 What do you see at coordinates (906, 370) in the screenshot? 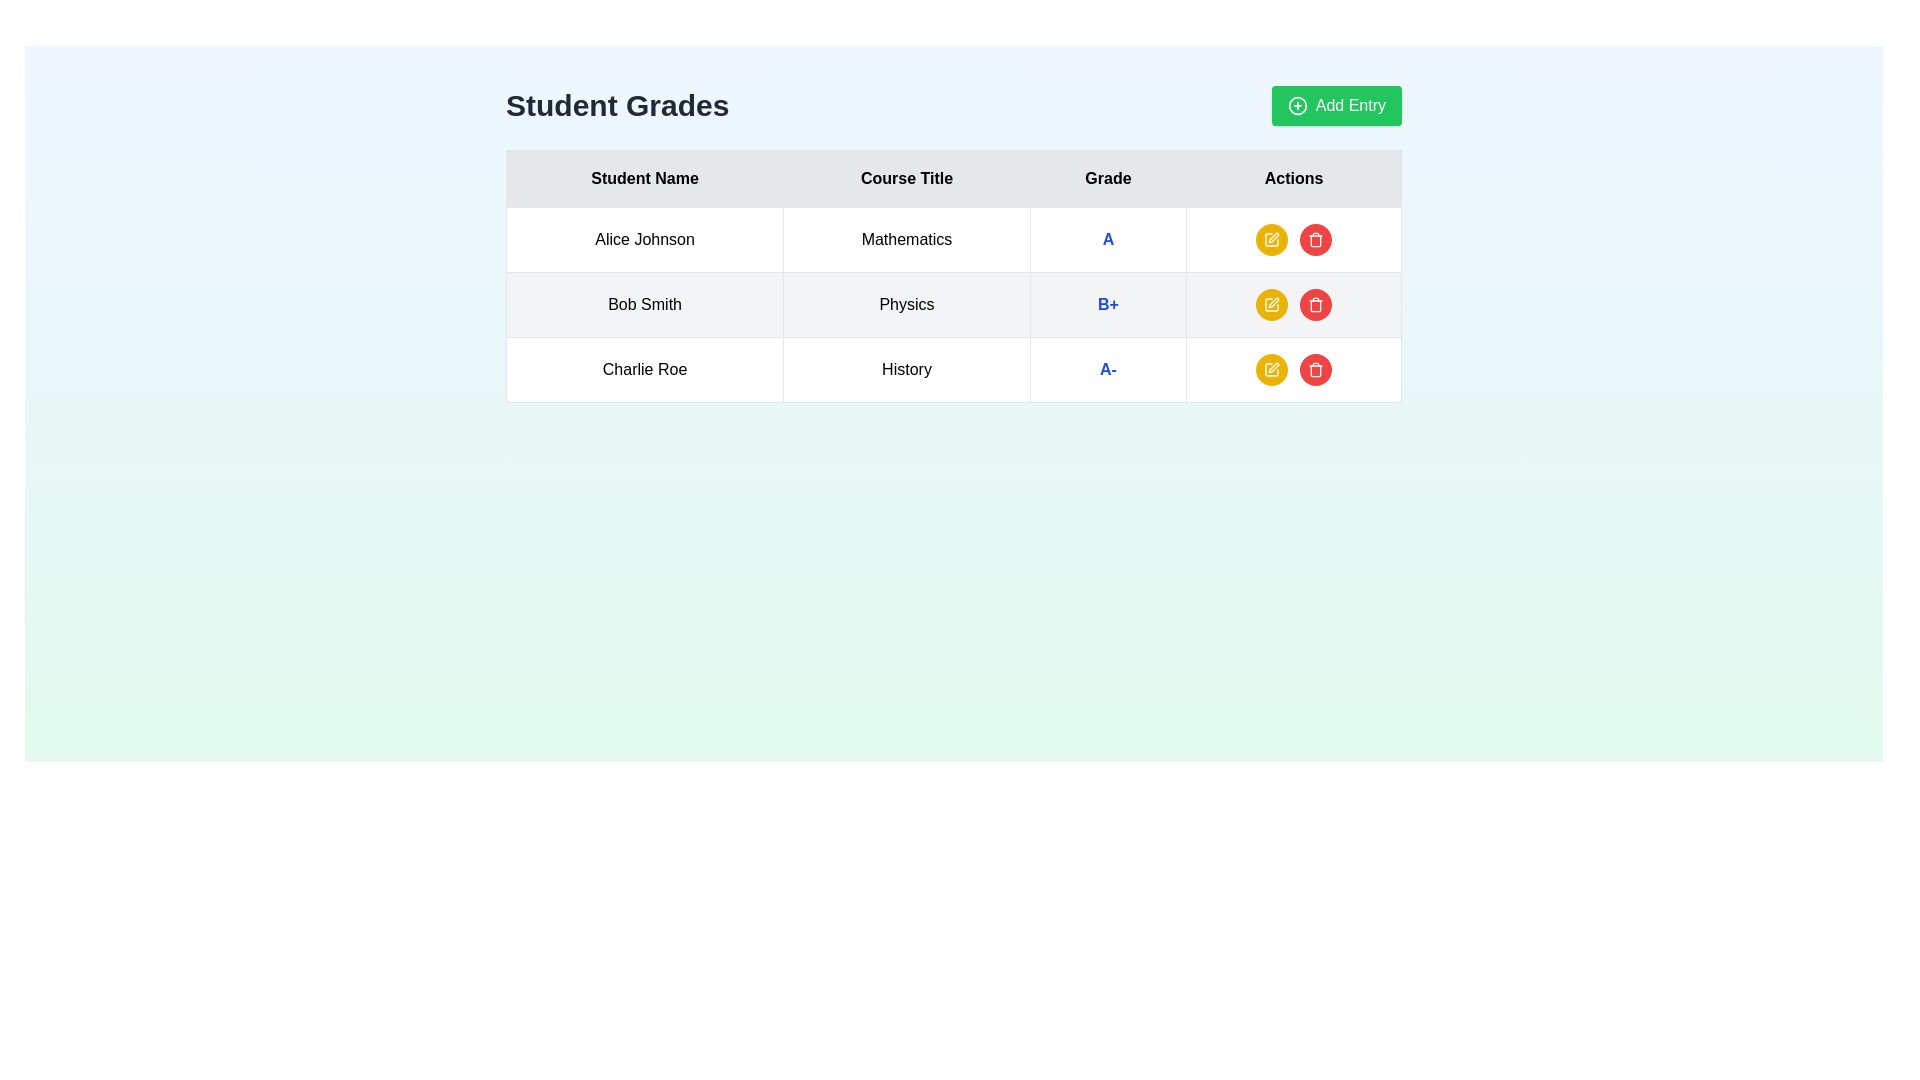
I see `the centered text label displaying 'History', located in the second column of the third row in a table, which precedes the 'Grade' column` at bounding box center [906, 370].